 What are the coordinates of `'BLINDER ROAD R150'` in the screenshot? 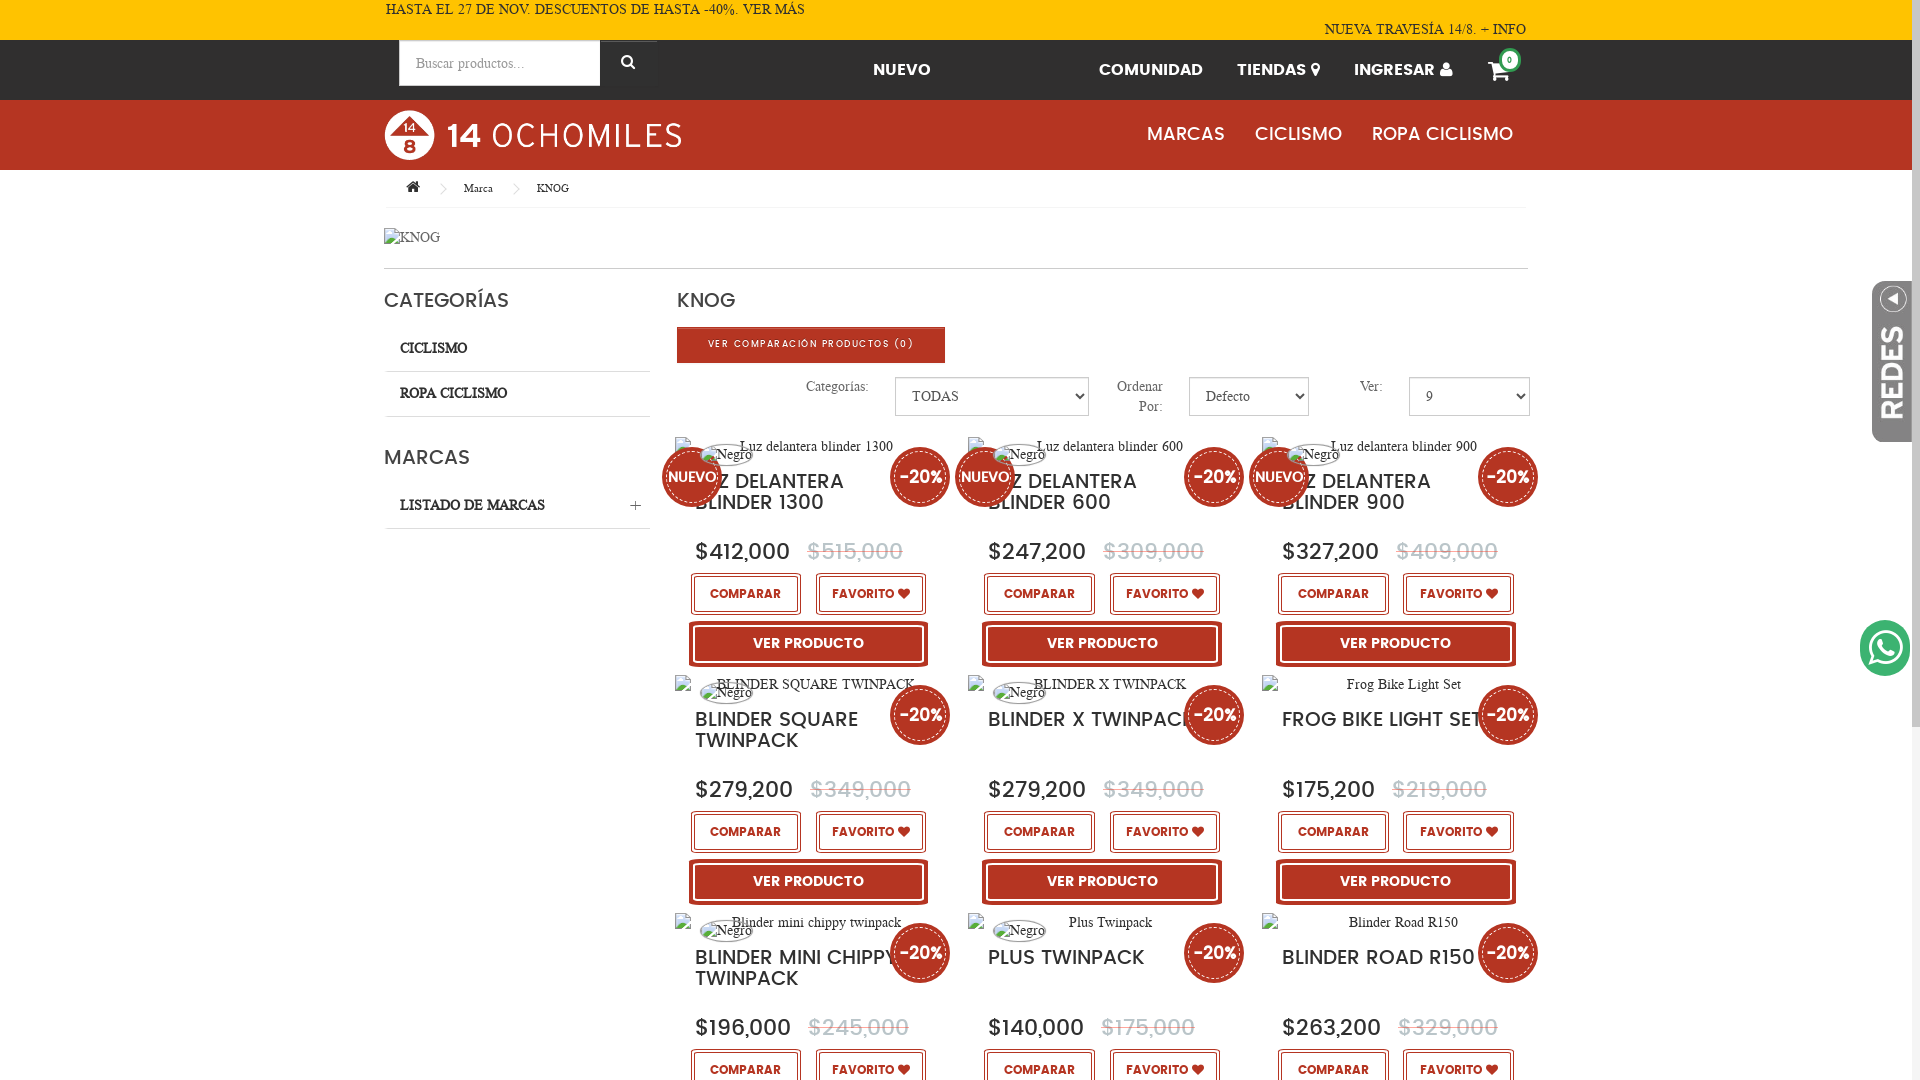 It's located at (1377, 956).